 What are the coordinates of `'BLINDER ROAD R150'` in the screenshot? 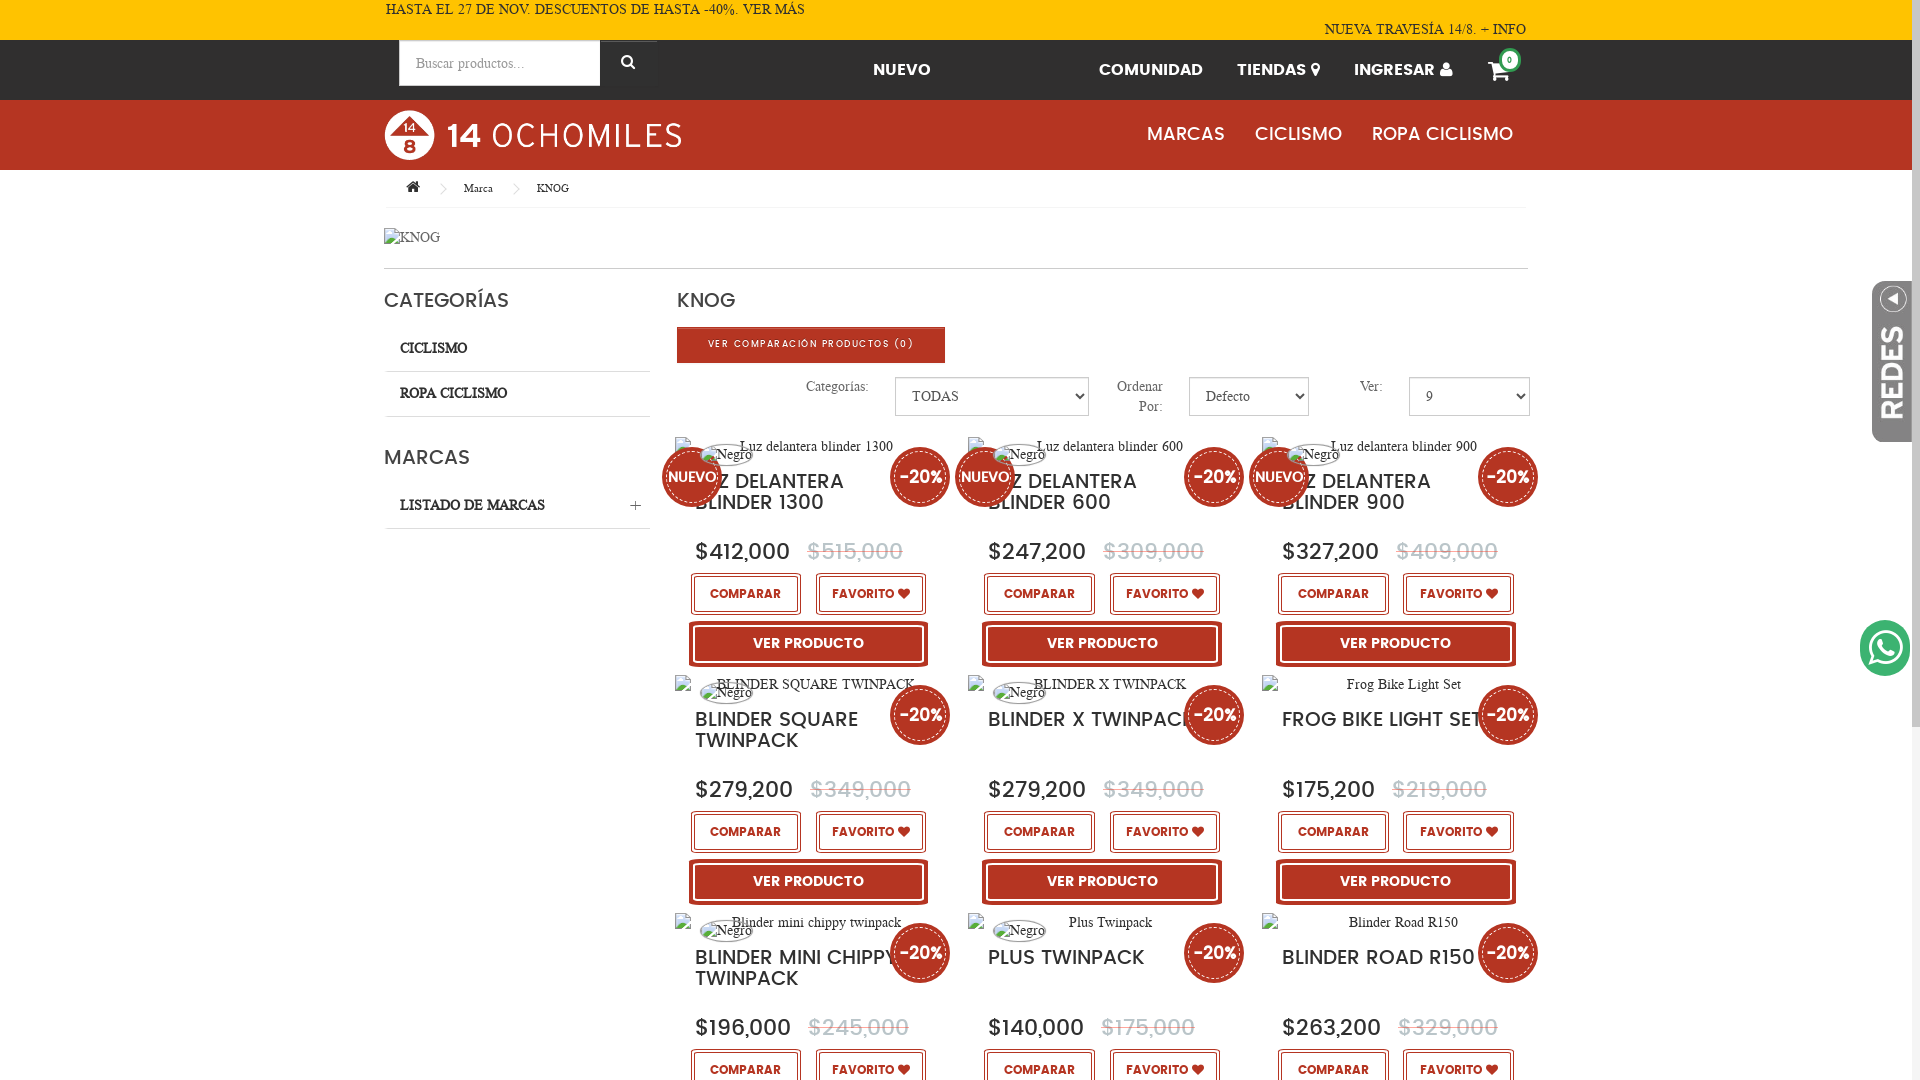 It's located at (1377, 956).